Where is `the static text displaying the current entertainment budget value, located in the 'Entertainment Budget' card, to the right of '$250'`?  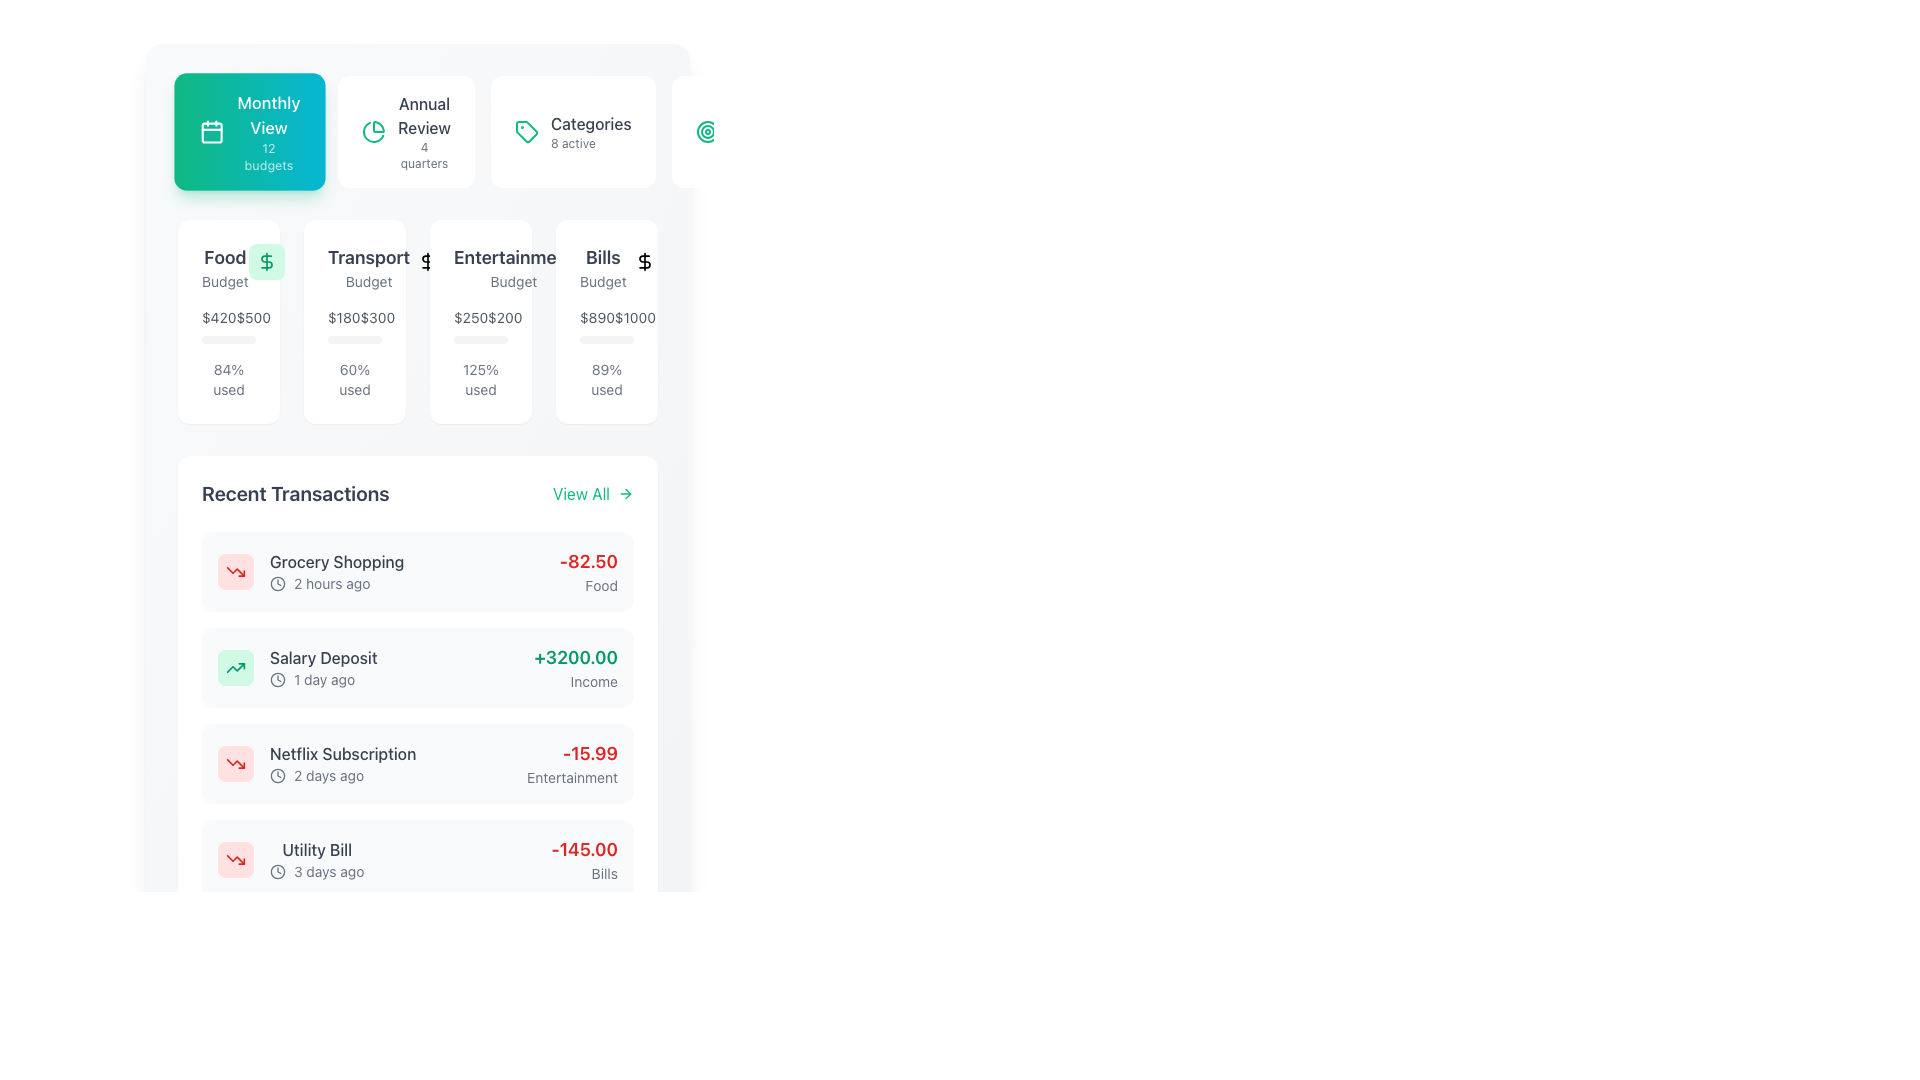
the static text displaying the current entertainment budget value, located in the 'Entertainment Budget' card, to the right of '$250' is located at coordinates (505, 316).